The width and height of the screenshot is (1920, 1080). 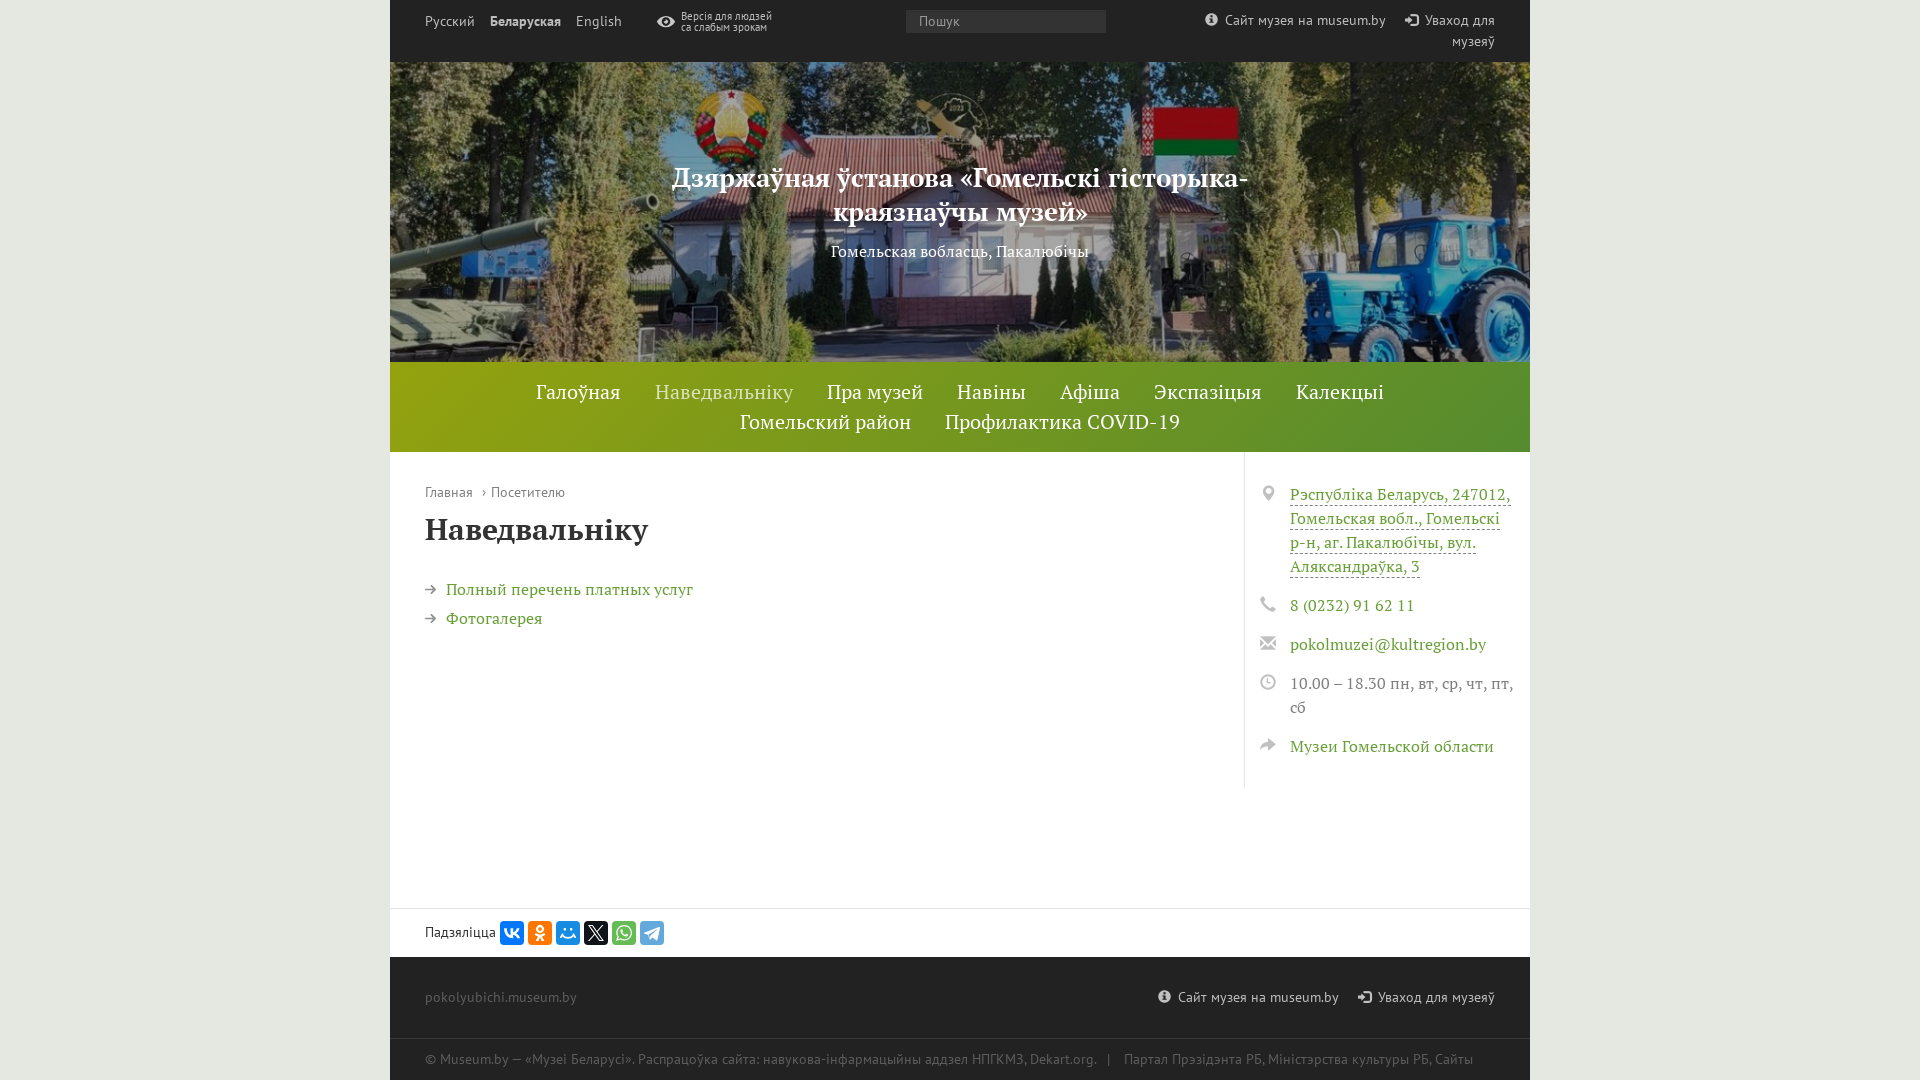 What do you see at coordinates (594, 933) in the screenshot?
I see `'Twitter'` at bounding box center [594, 933].